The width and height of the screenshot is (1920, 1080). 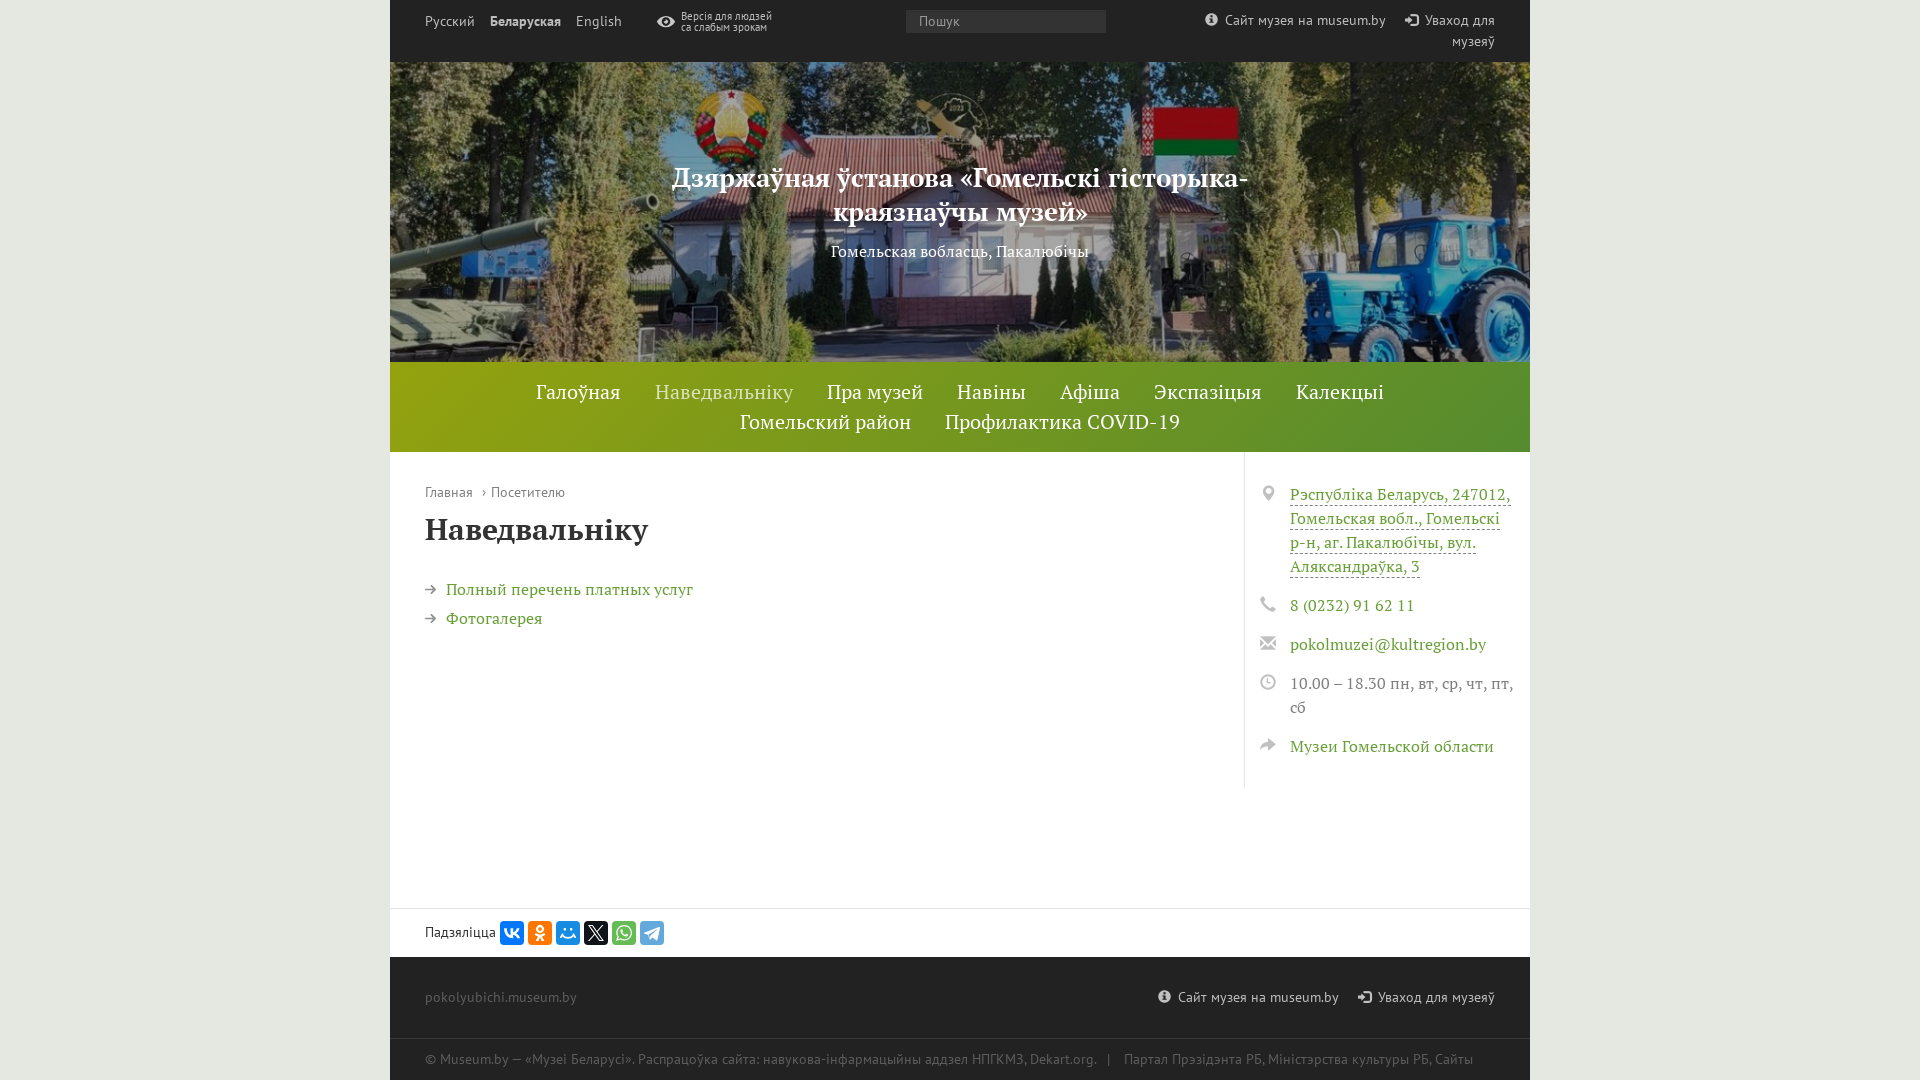 What do you see at coordinates (594, 933) in the screenshot?
I see `'Twitter'` at bounding box center [594, 933].